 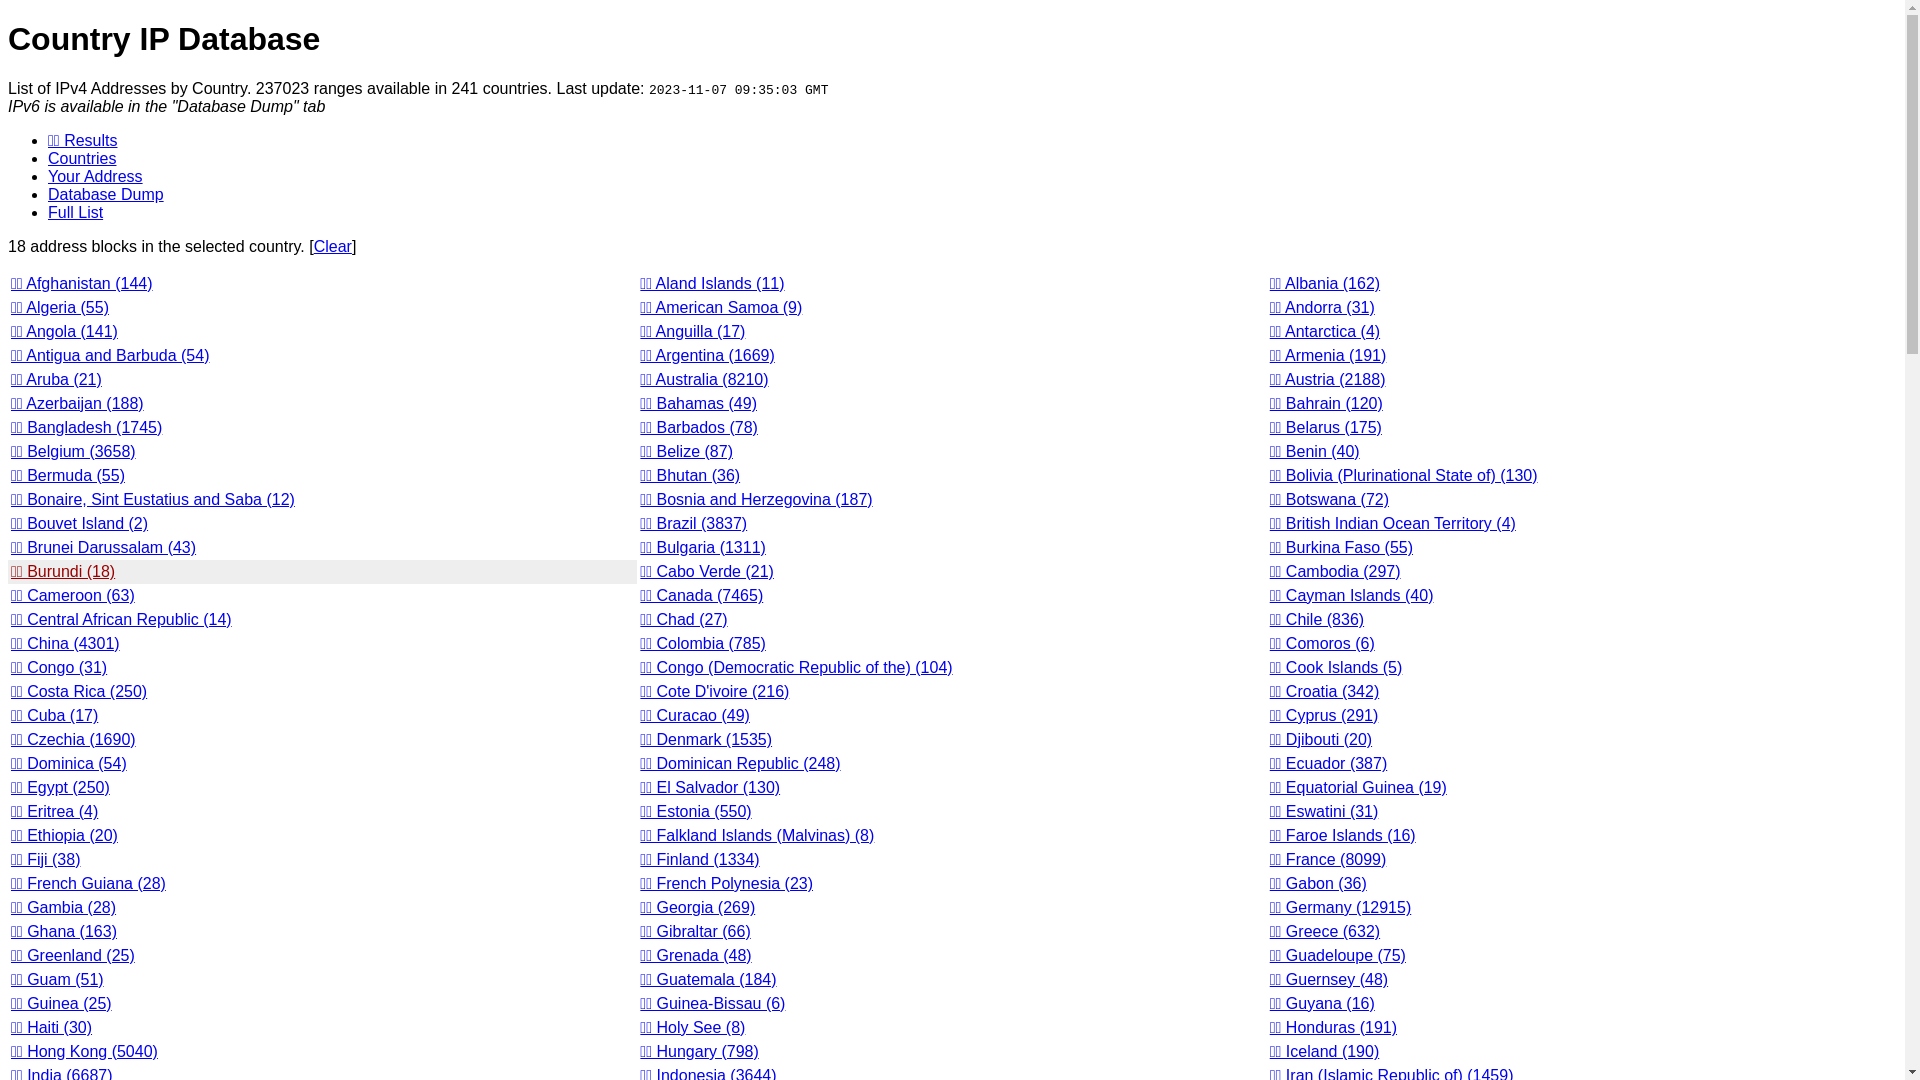 What do you see at coordinates (48, 157) in the screenshot?
I see `'Countries'` at bounding box center [48, 157].